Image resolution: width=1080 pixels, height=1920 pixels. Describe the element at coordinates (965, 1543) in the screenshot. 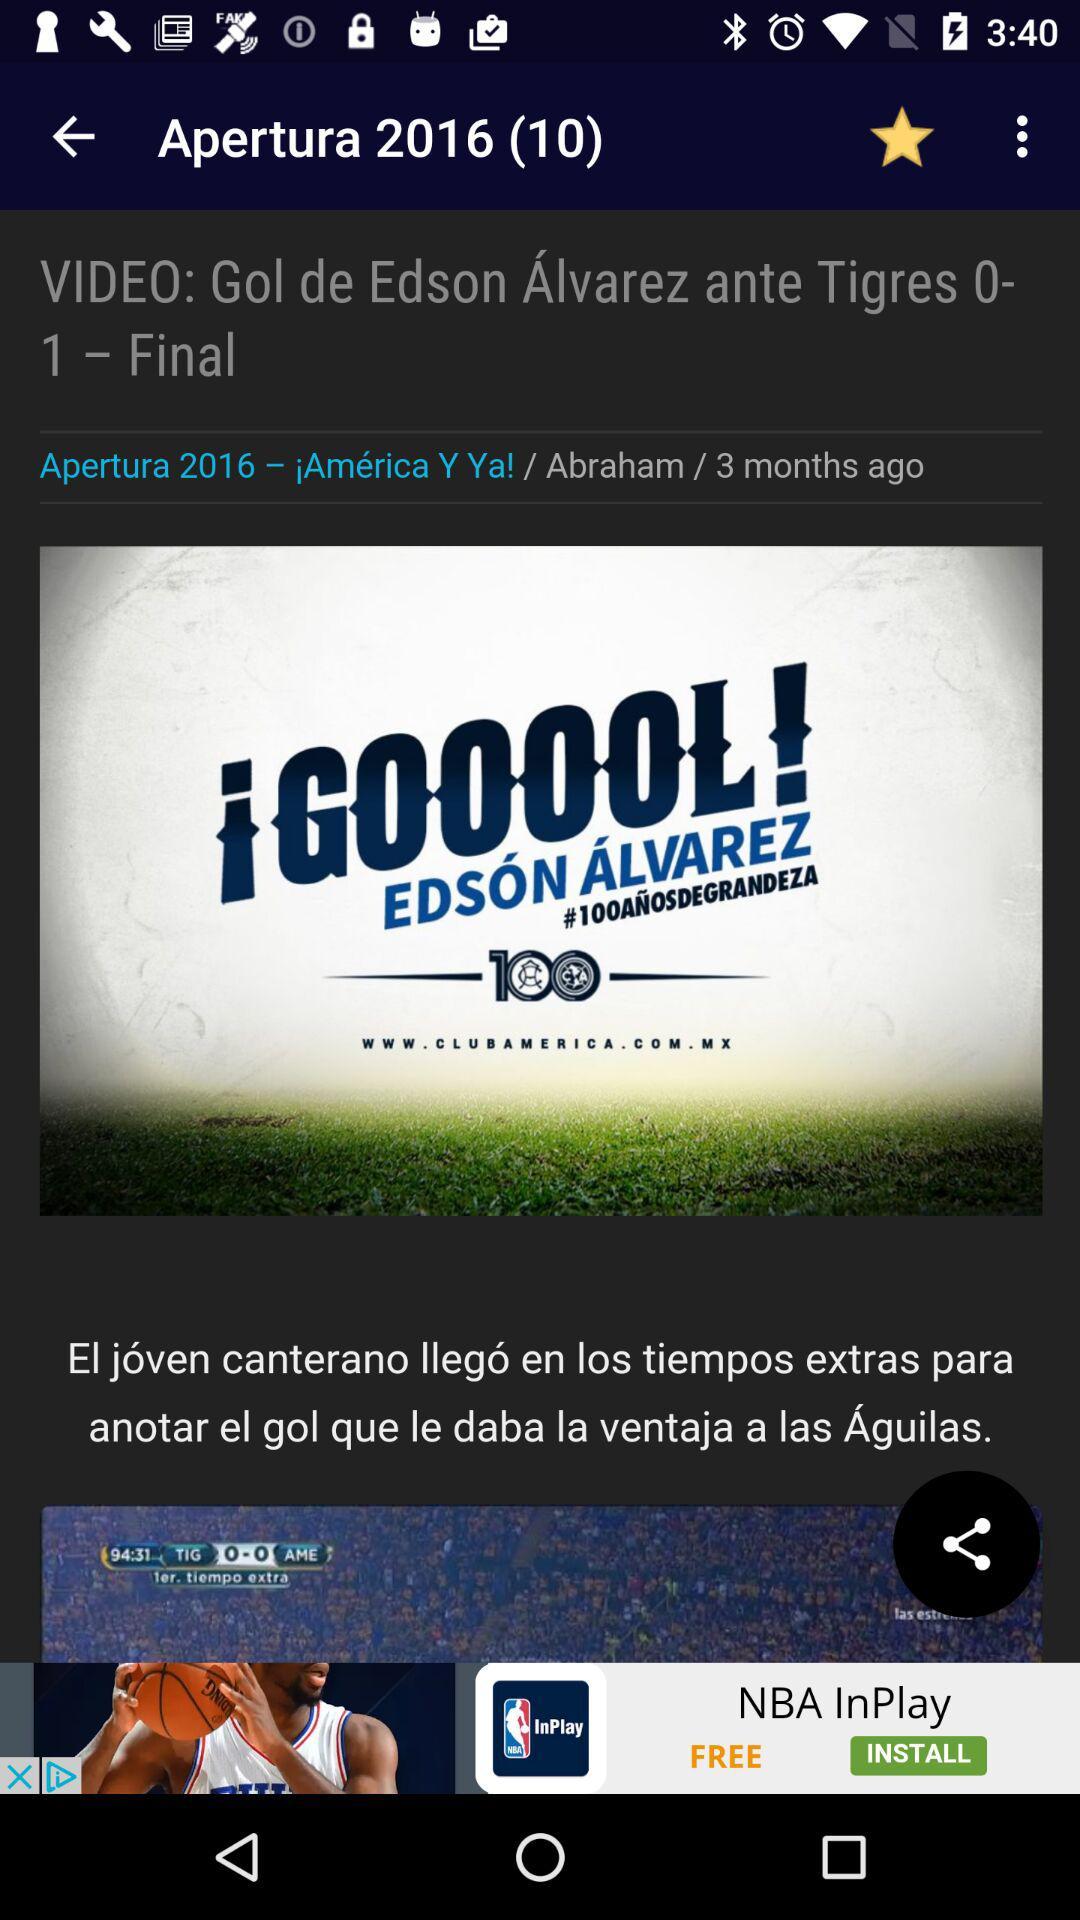

I see `the share icon` at that location.